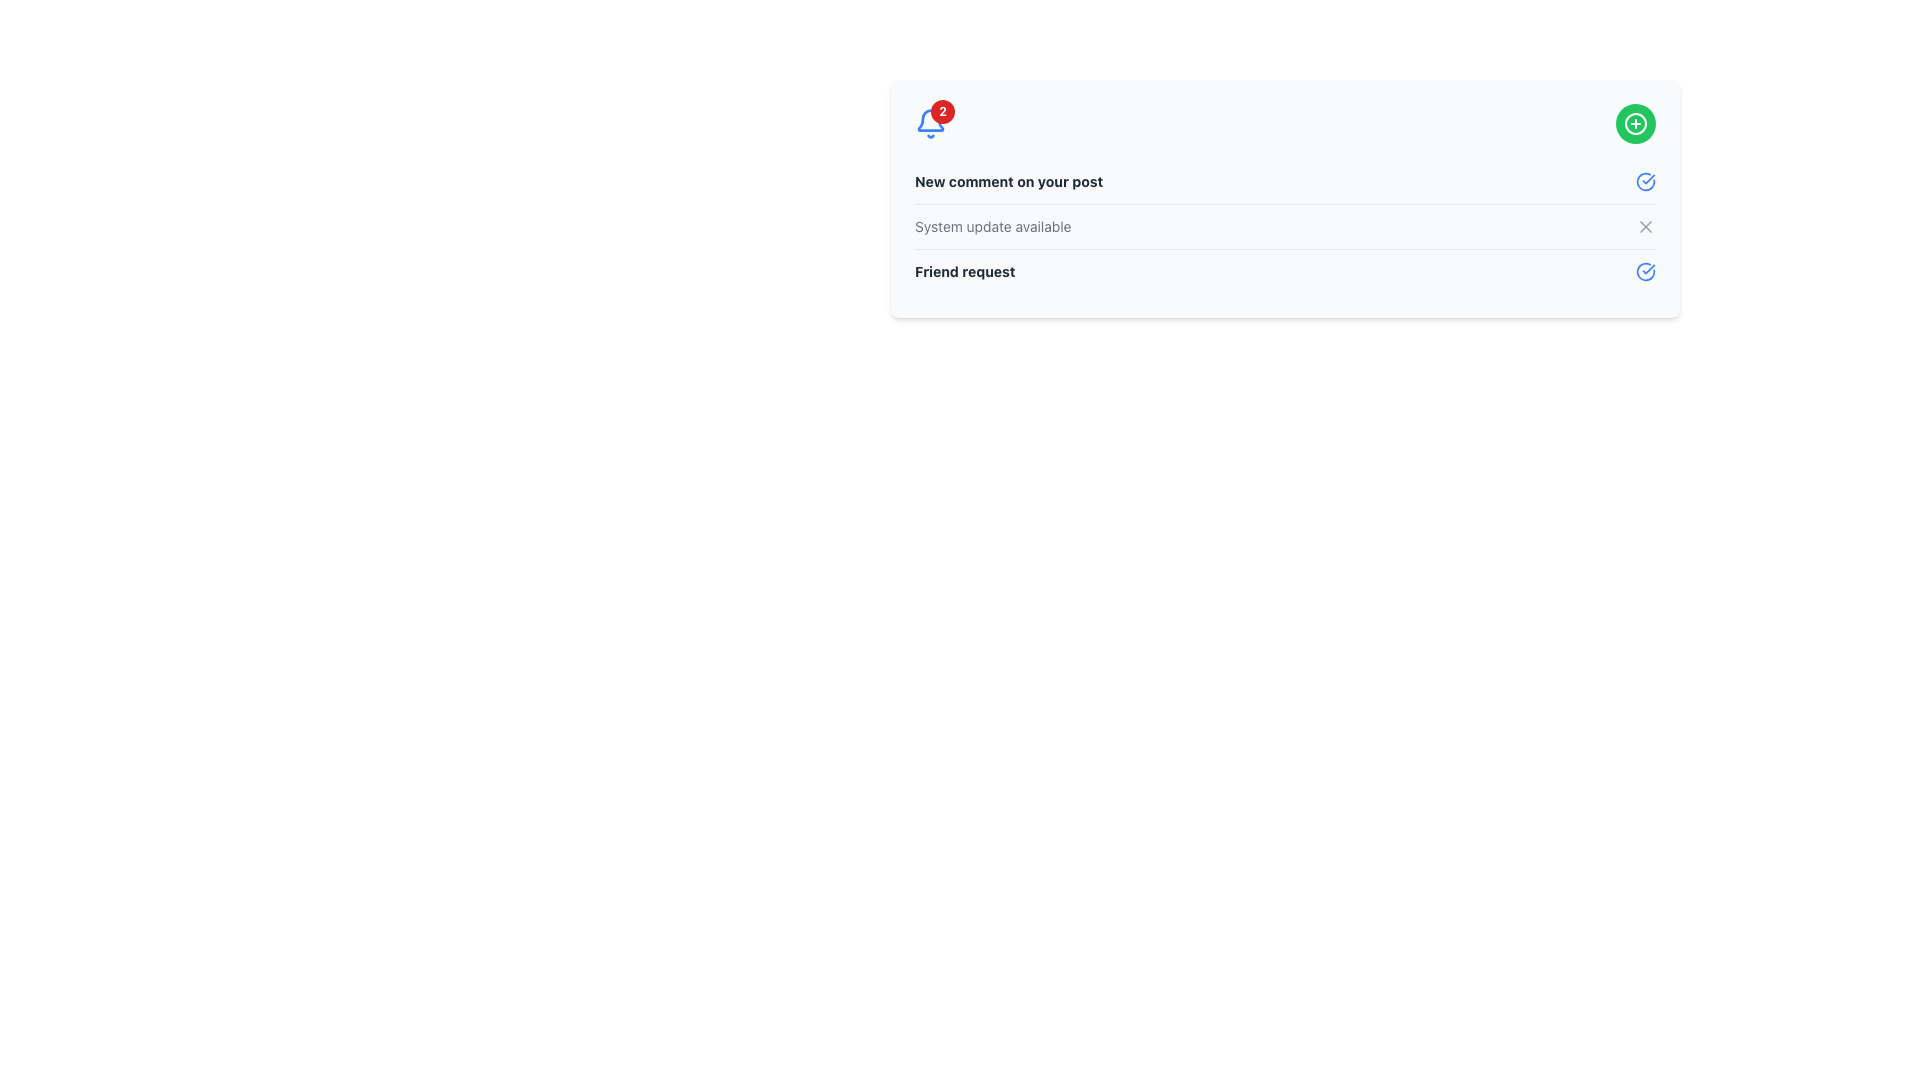 This screenshot has width=1920, height=1080. Describe the element at coordinates (1646, 272) in the screenshot. I see `the circular blue checkmark button in the 'Friend request' section` at that location.